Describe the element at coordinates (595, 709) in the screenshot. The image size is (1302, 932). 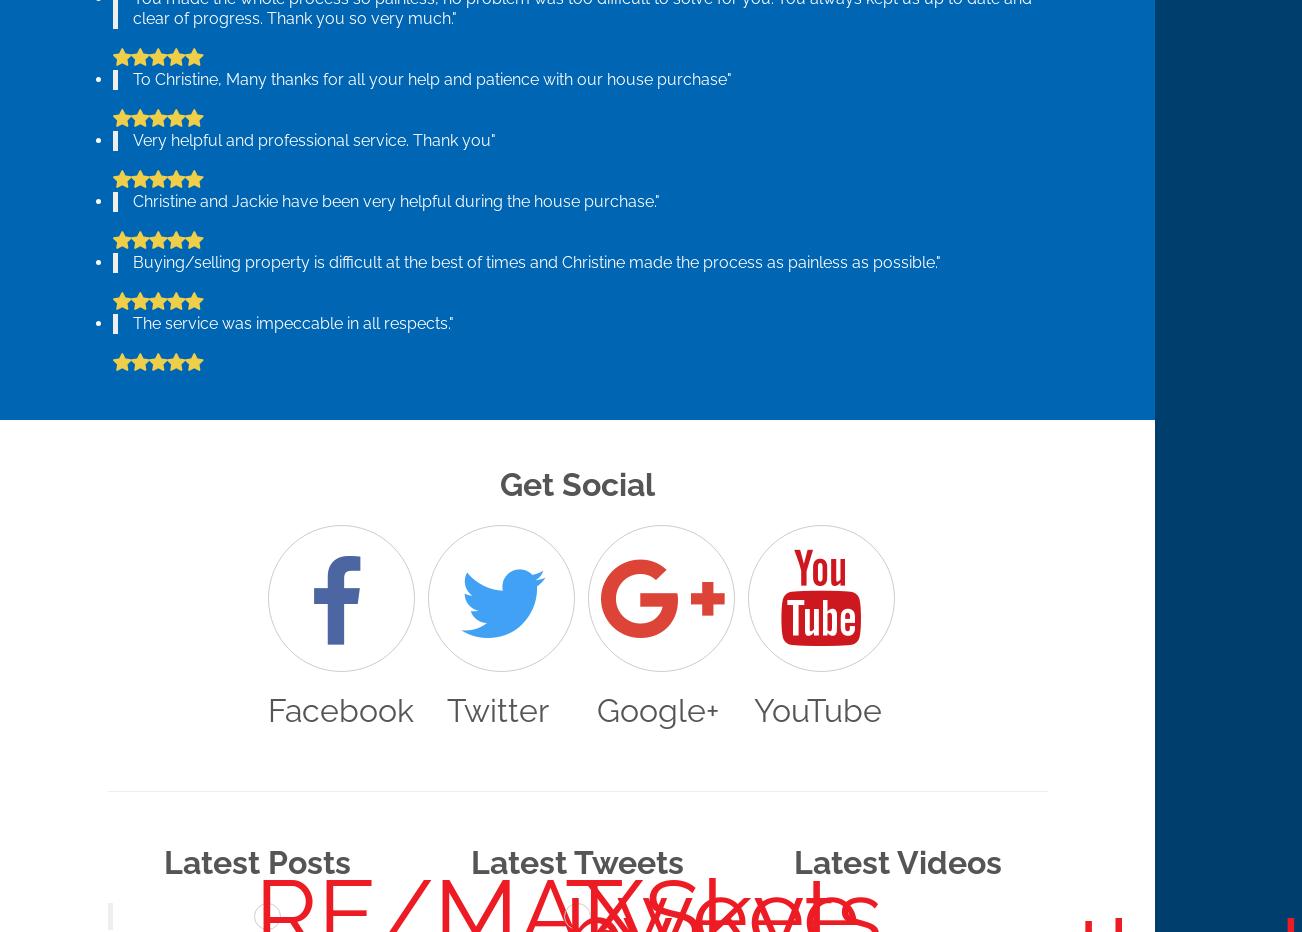
I see `'Google+'` at that location.